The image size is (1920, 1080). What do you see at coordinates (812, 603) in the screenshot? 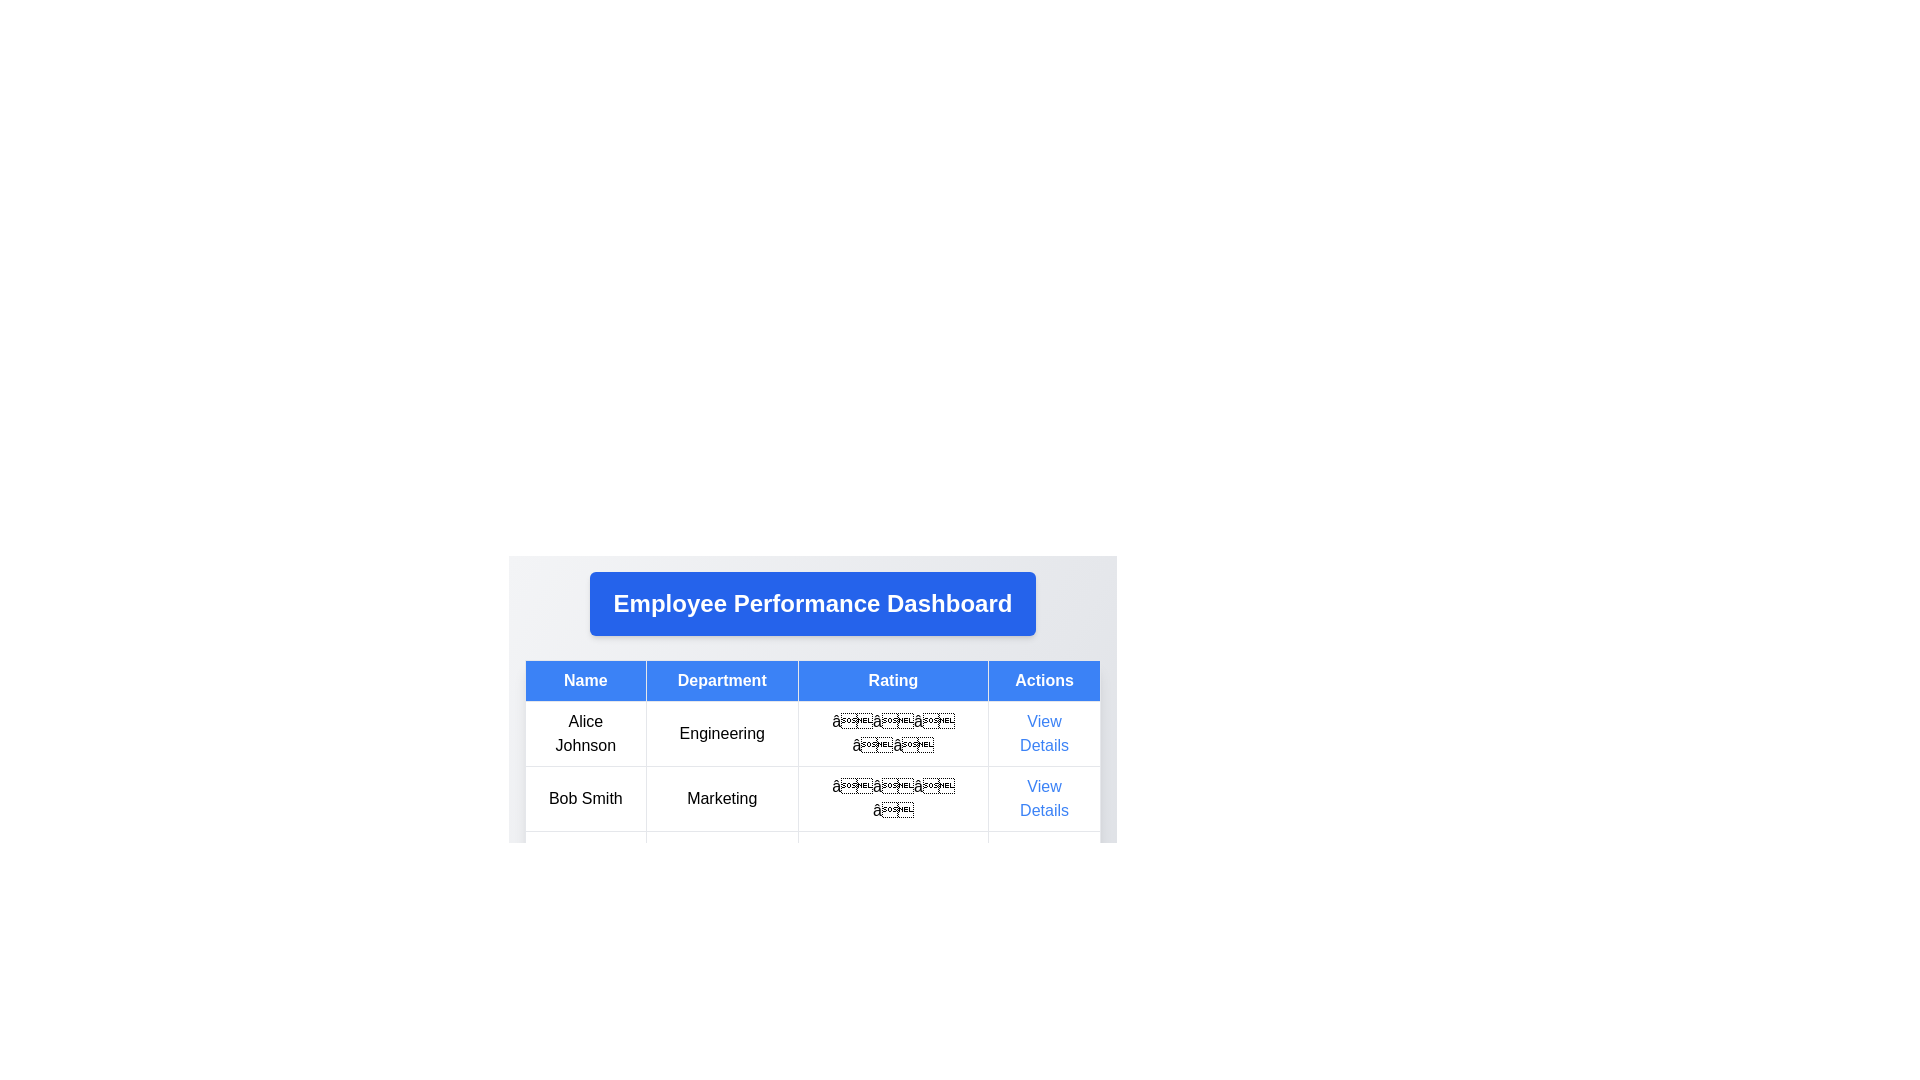
I see `the Text Header element, which serves as the title for the employee performance dashboard, positioned at the top of the layout above the employee details table` at bounding box center [812, 603].